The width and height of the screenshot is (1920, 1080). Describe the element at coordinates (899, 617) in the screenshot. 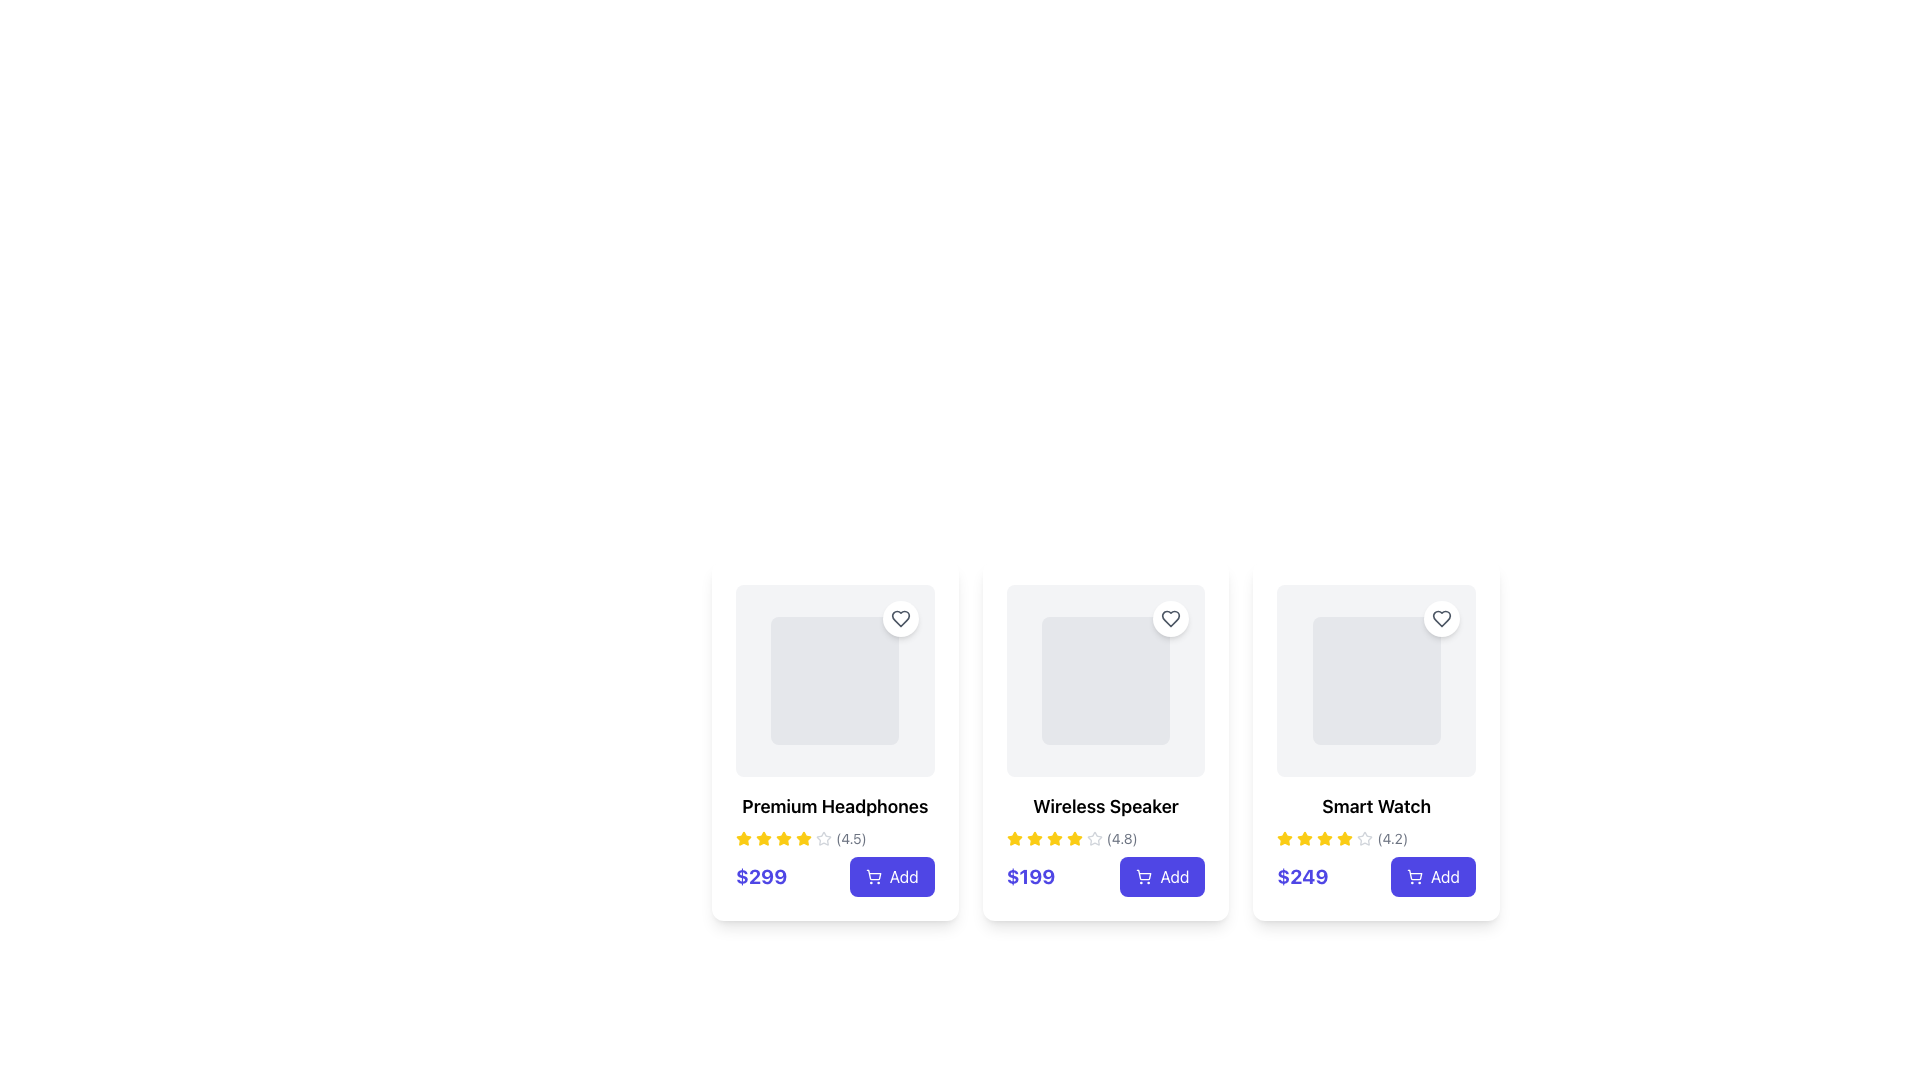

I see `the heart-shaped like icon located in the top-right corner of the 'Premium Headphones' card to like the product` at that location.